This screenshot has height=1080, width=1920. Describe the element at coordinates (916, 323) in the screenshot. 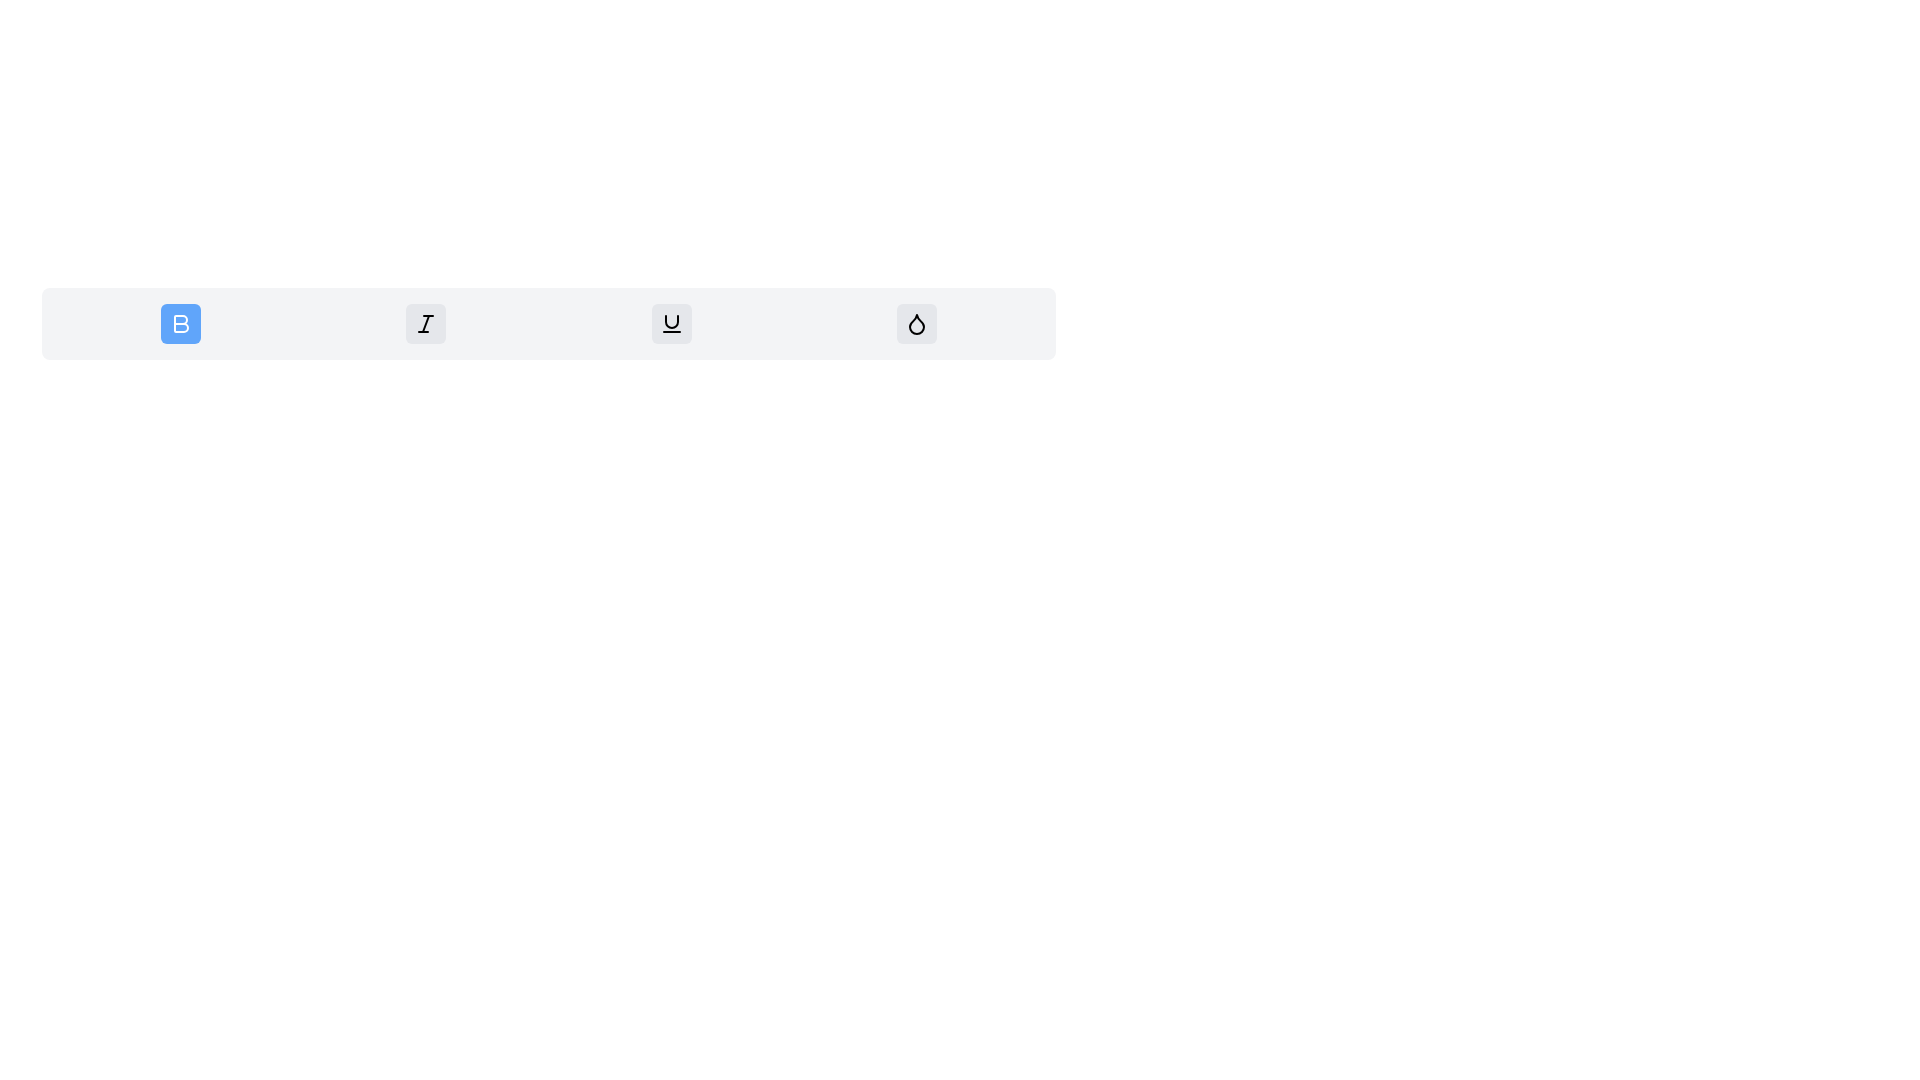

I see `the fourth button in the toolbar, which has a light gray background and a black droplet icon` at that location.